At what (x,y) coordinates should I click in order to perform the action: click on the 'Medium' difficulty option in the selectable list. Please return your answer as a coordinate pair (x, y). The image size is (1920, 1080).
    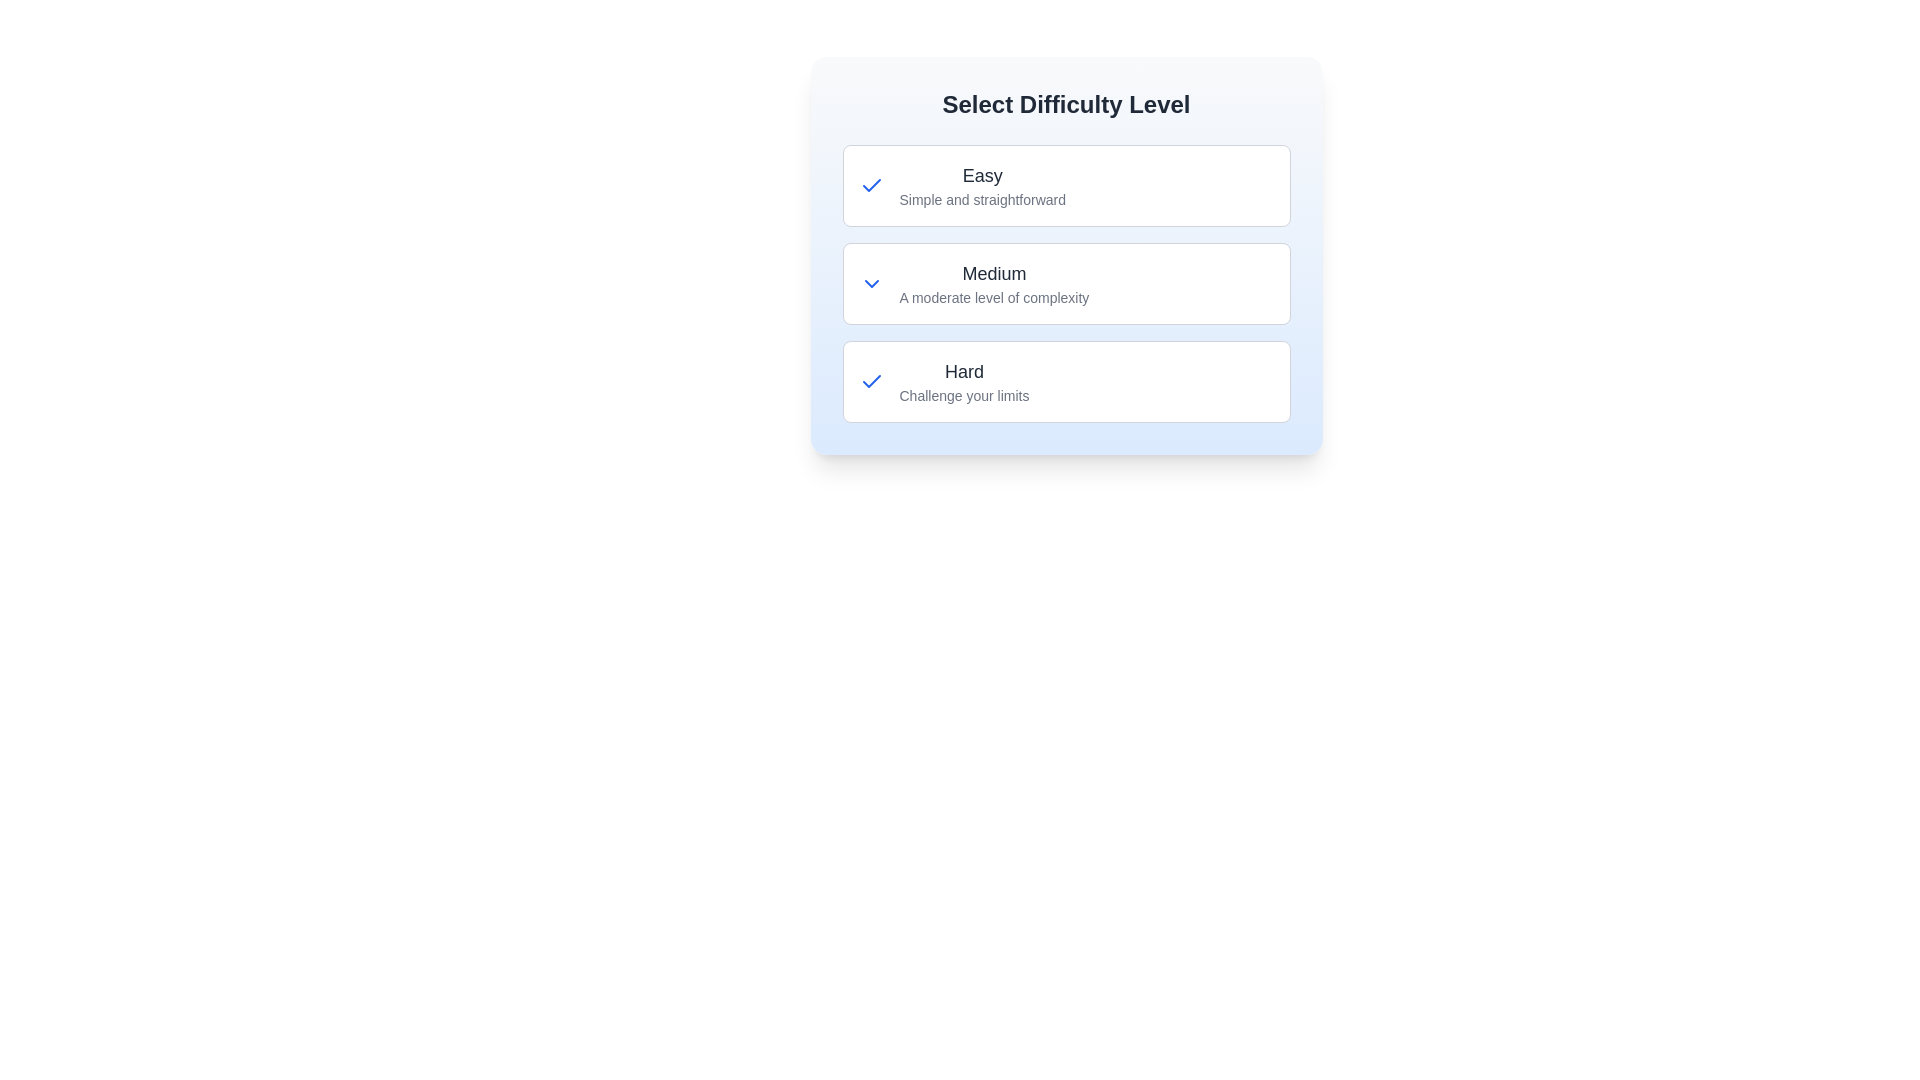
    Looking at the image, I should click on (1065, 284).